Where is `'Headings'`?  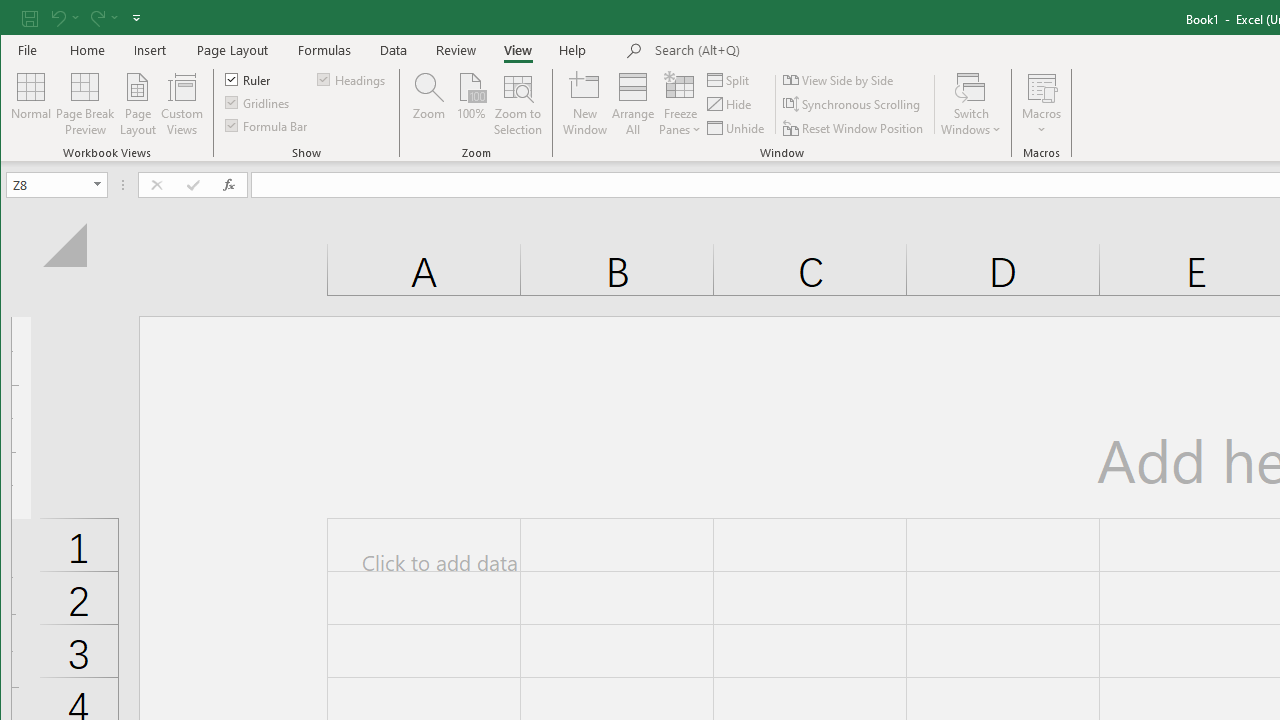
'Headings' is located at coordinates (352, 78).